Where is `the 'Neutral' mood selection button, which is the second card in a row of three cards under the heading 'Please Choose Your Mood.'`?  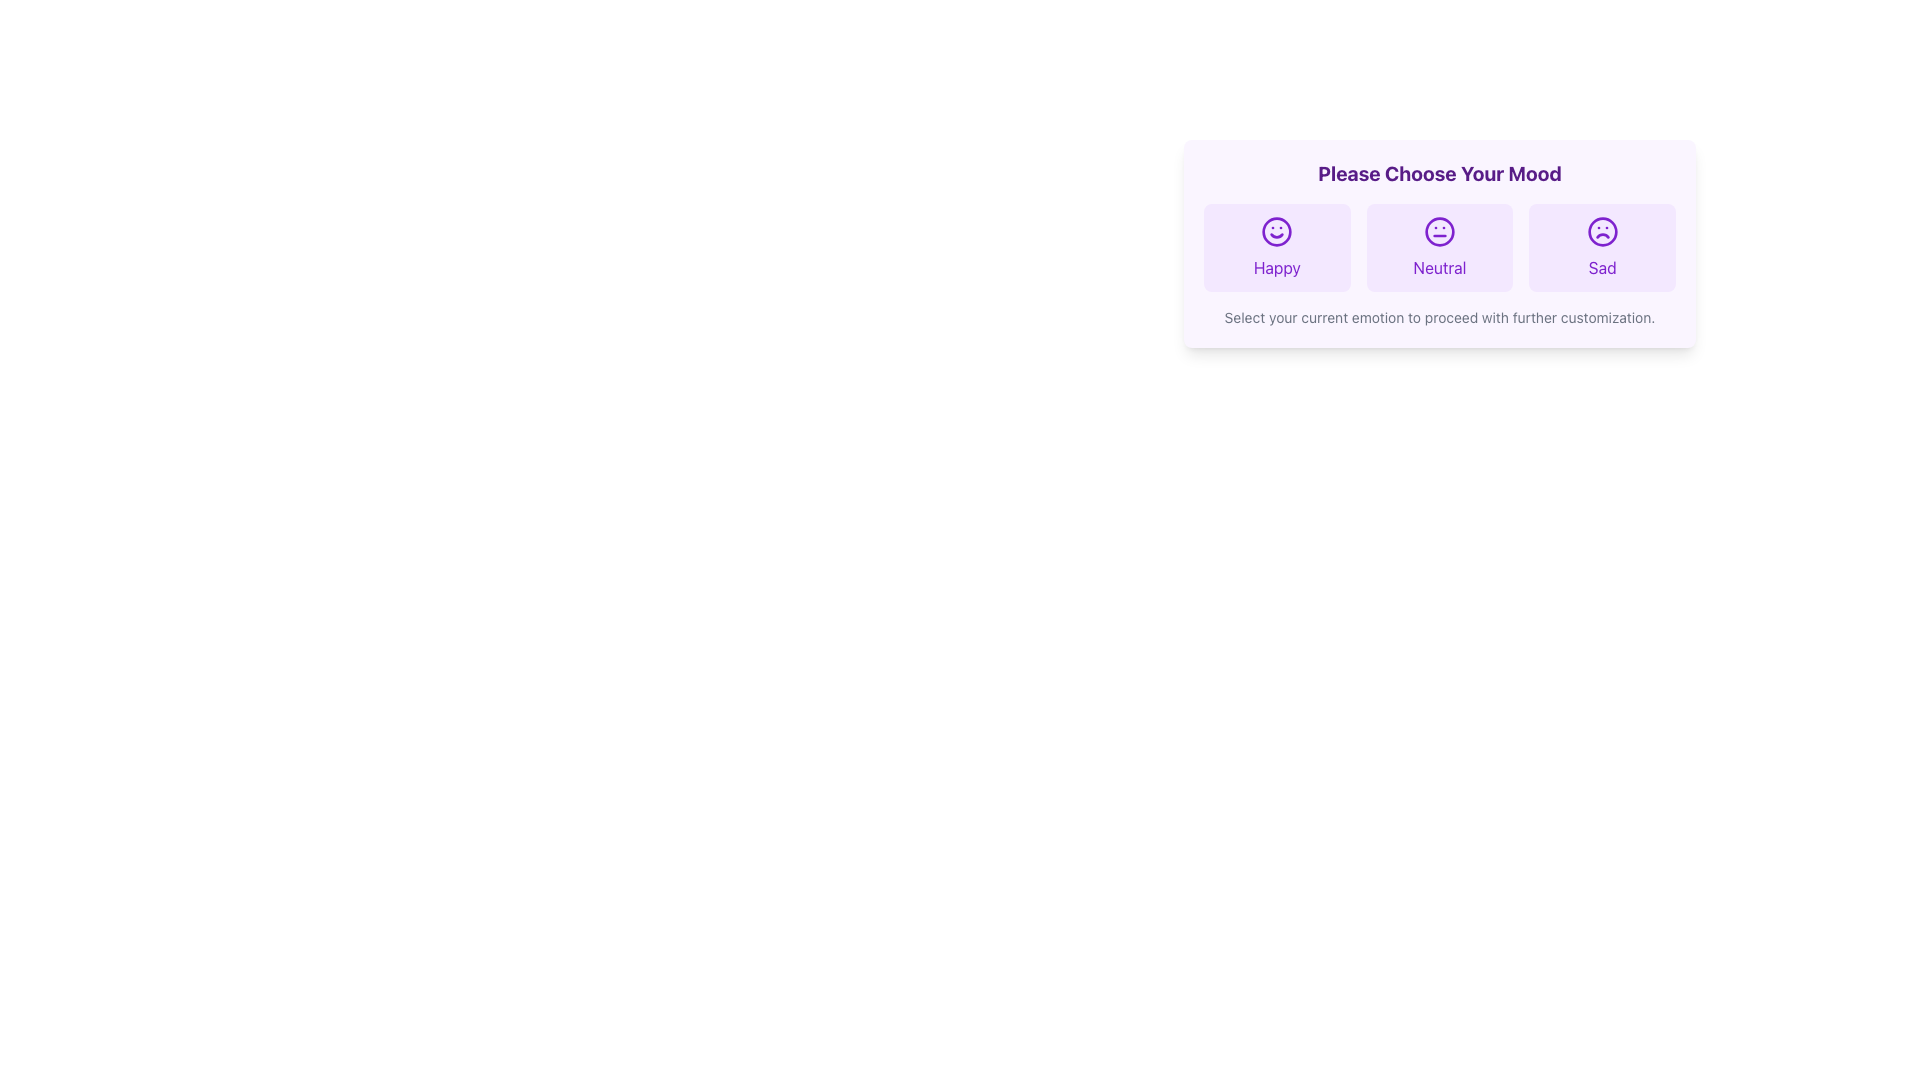 the 'Neutral' mood selection button, which is the second card in a row of three cards under the heading 'Please Choose Your Mood.' is located at coordinates (1440, 246).